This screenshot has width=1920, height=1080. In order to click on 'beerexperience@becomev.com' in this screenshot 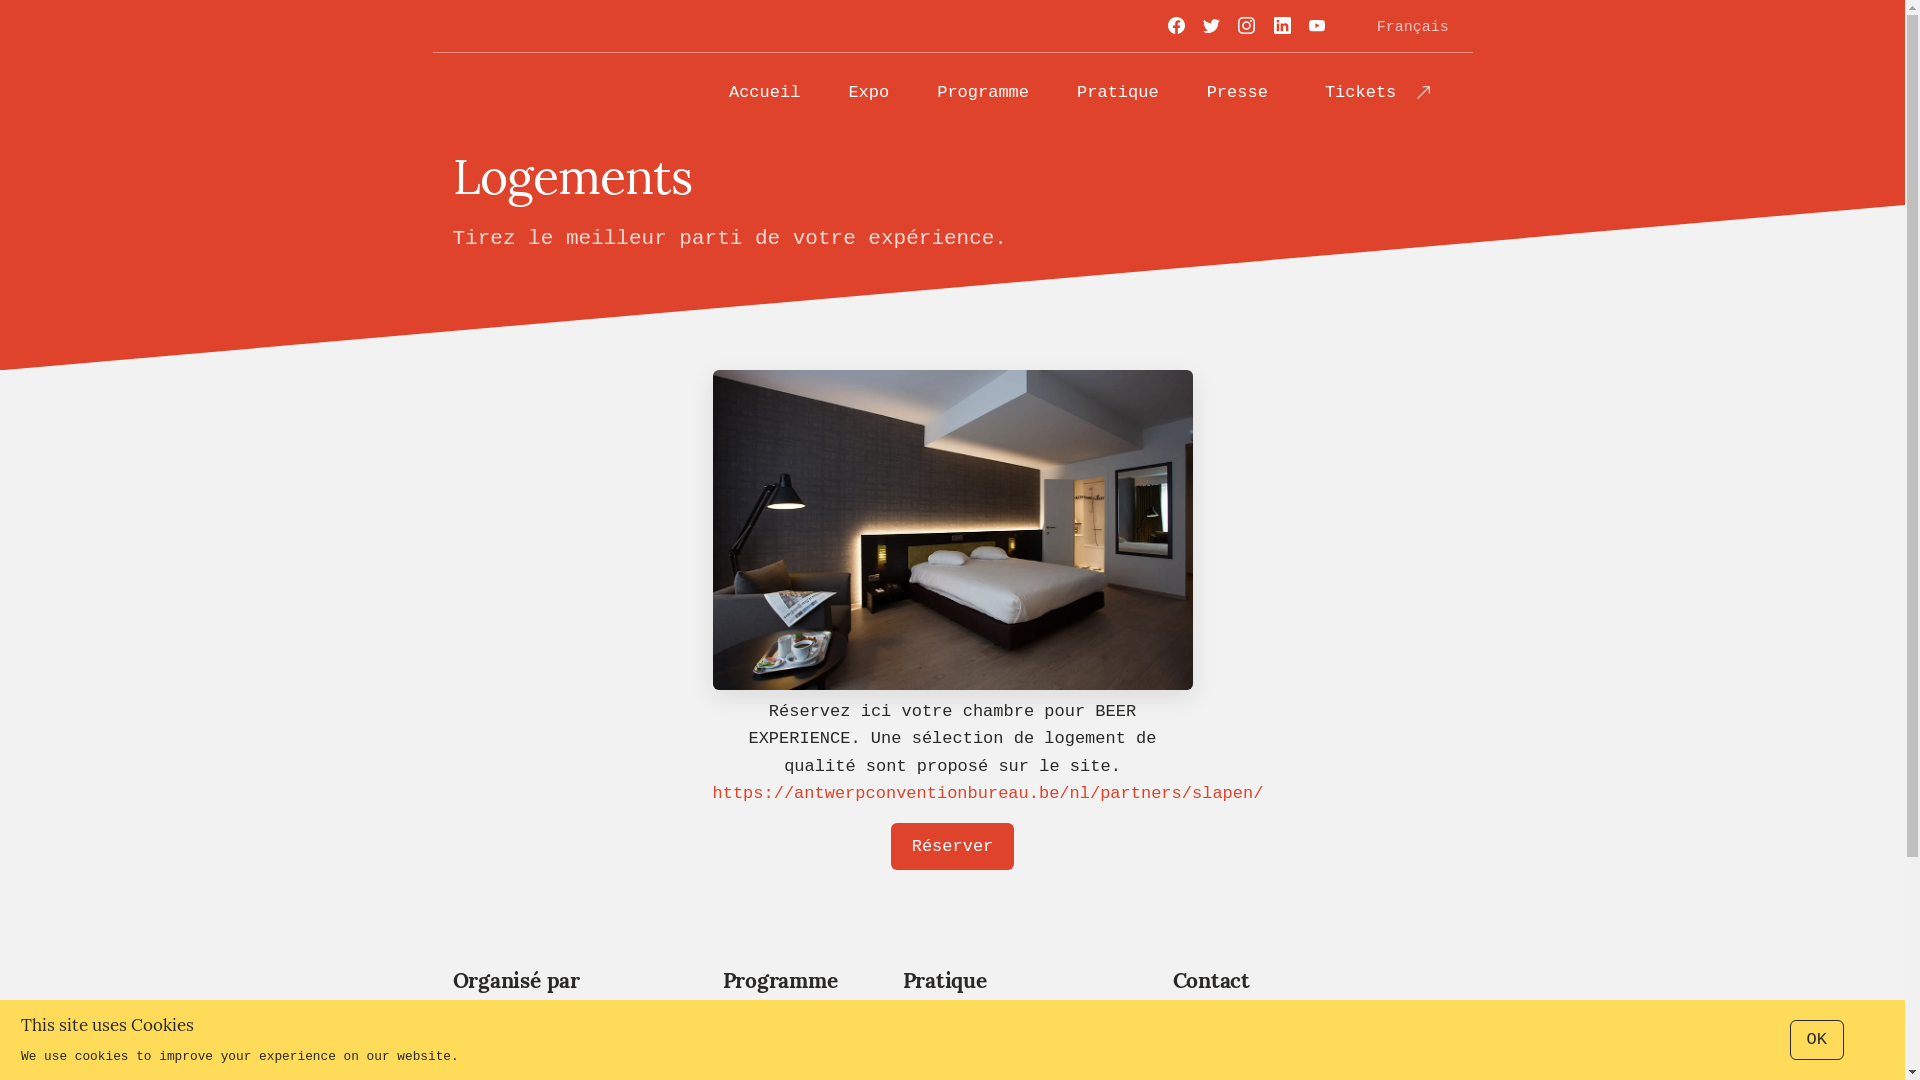, I will do `click(1171, 1018)`.